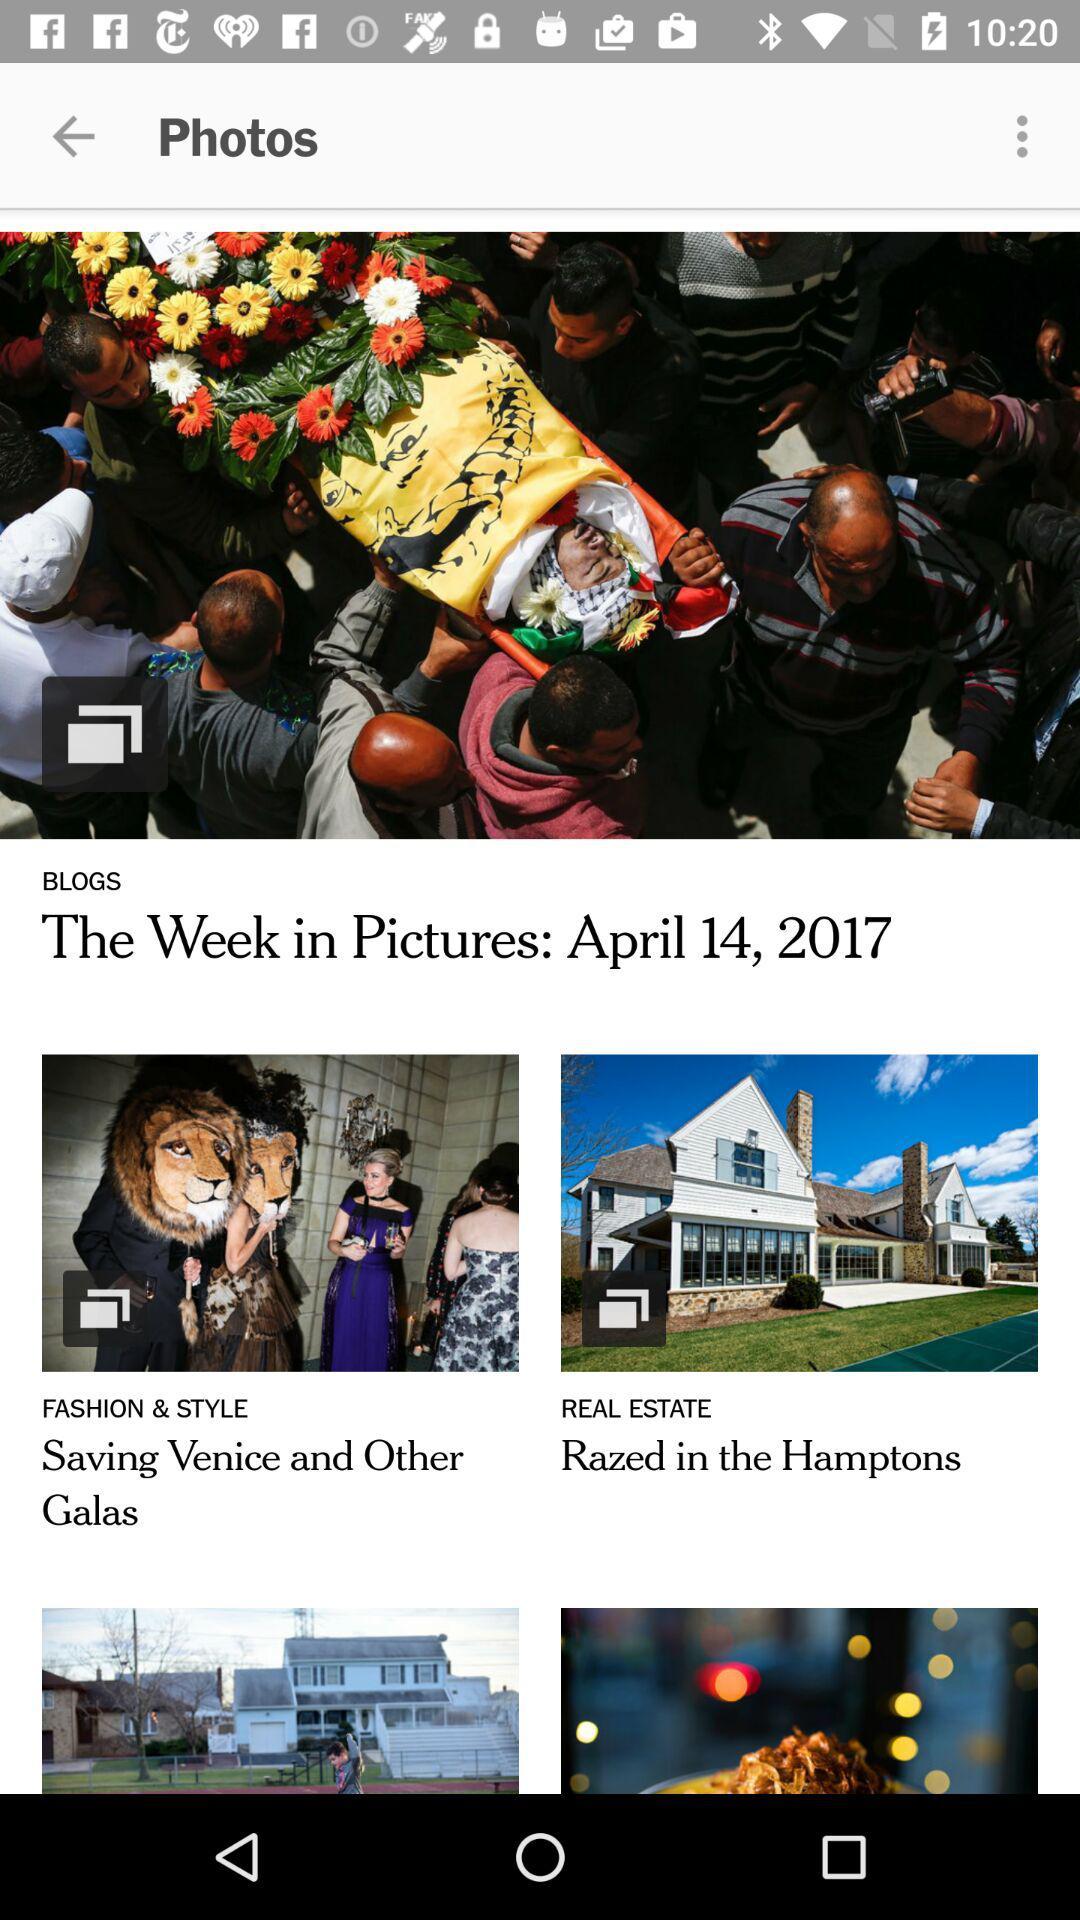 The image size is (1080, 1920). Describe the element at coordinates (623, 1309) in the screenshot. I see `more images symbol which is above real estate` at that location.